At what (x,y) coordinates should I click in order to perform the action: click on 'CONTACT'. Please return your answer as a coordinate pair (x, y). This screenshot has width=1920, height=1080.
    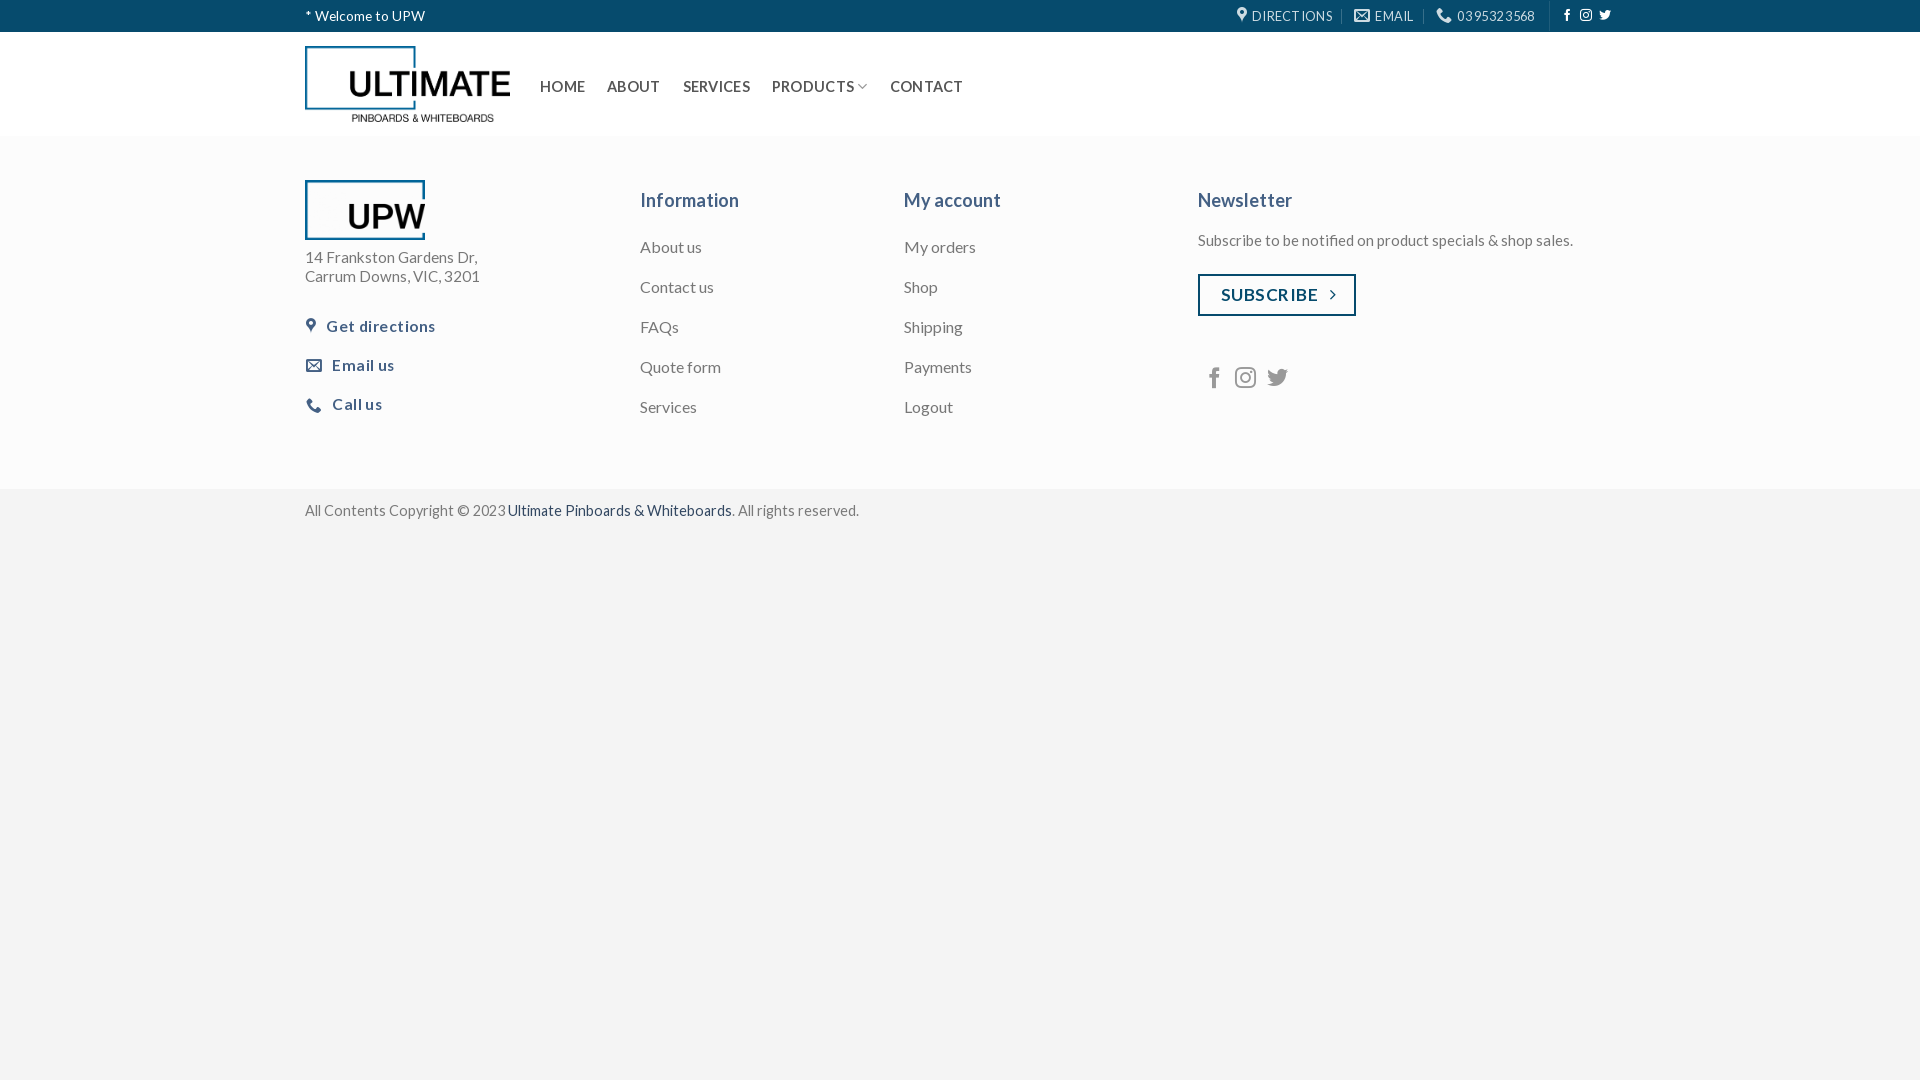
    Looking at the image, I should click on (925, 86).